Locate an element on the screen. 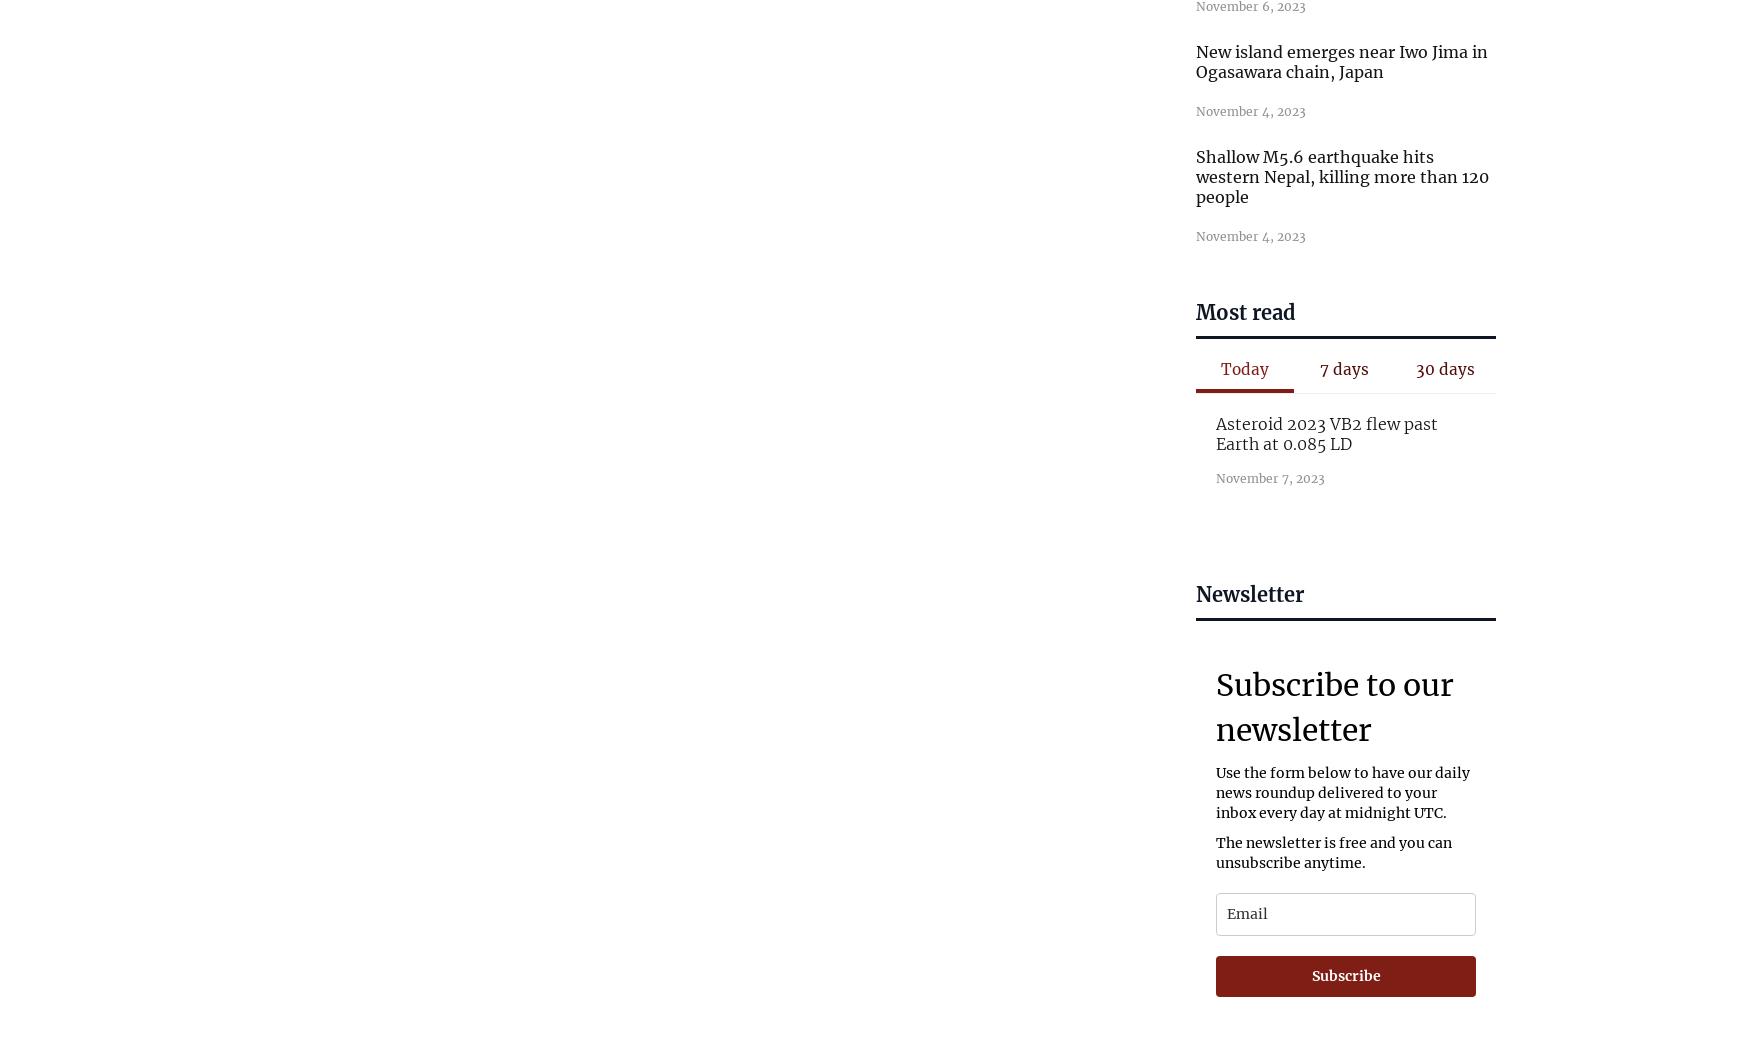 This screenshot has width=1750, height=1043. 'Use the form below to have our daily news roundup delivered to your inbox every day at midnight UTC.' is located at coordinates (1342, 791).